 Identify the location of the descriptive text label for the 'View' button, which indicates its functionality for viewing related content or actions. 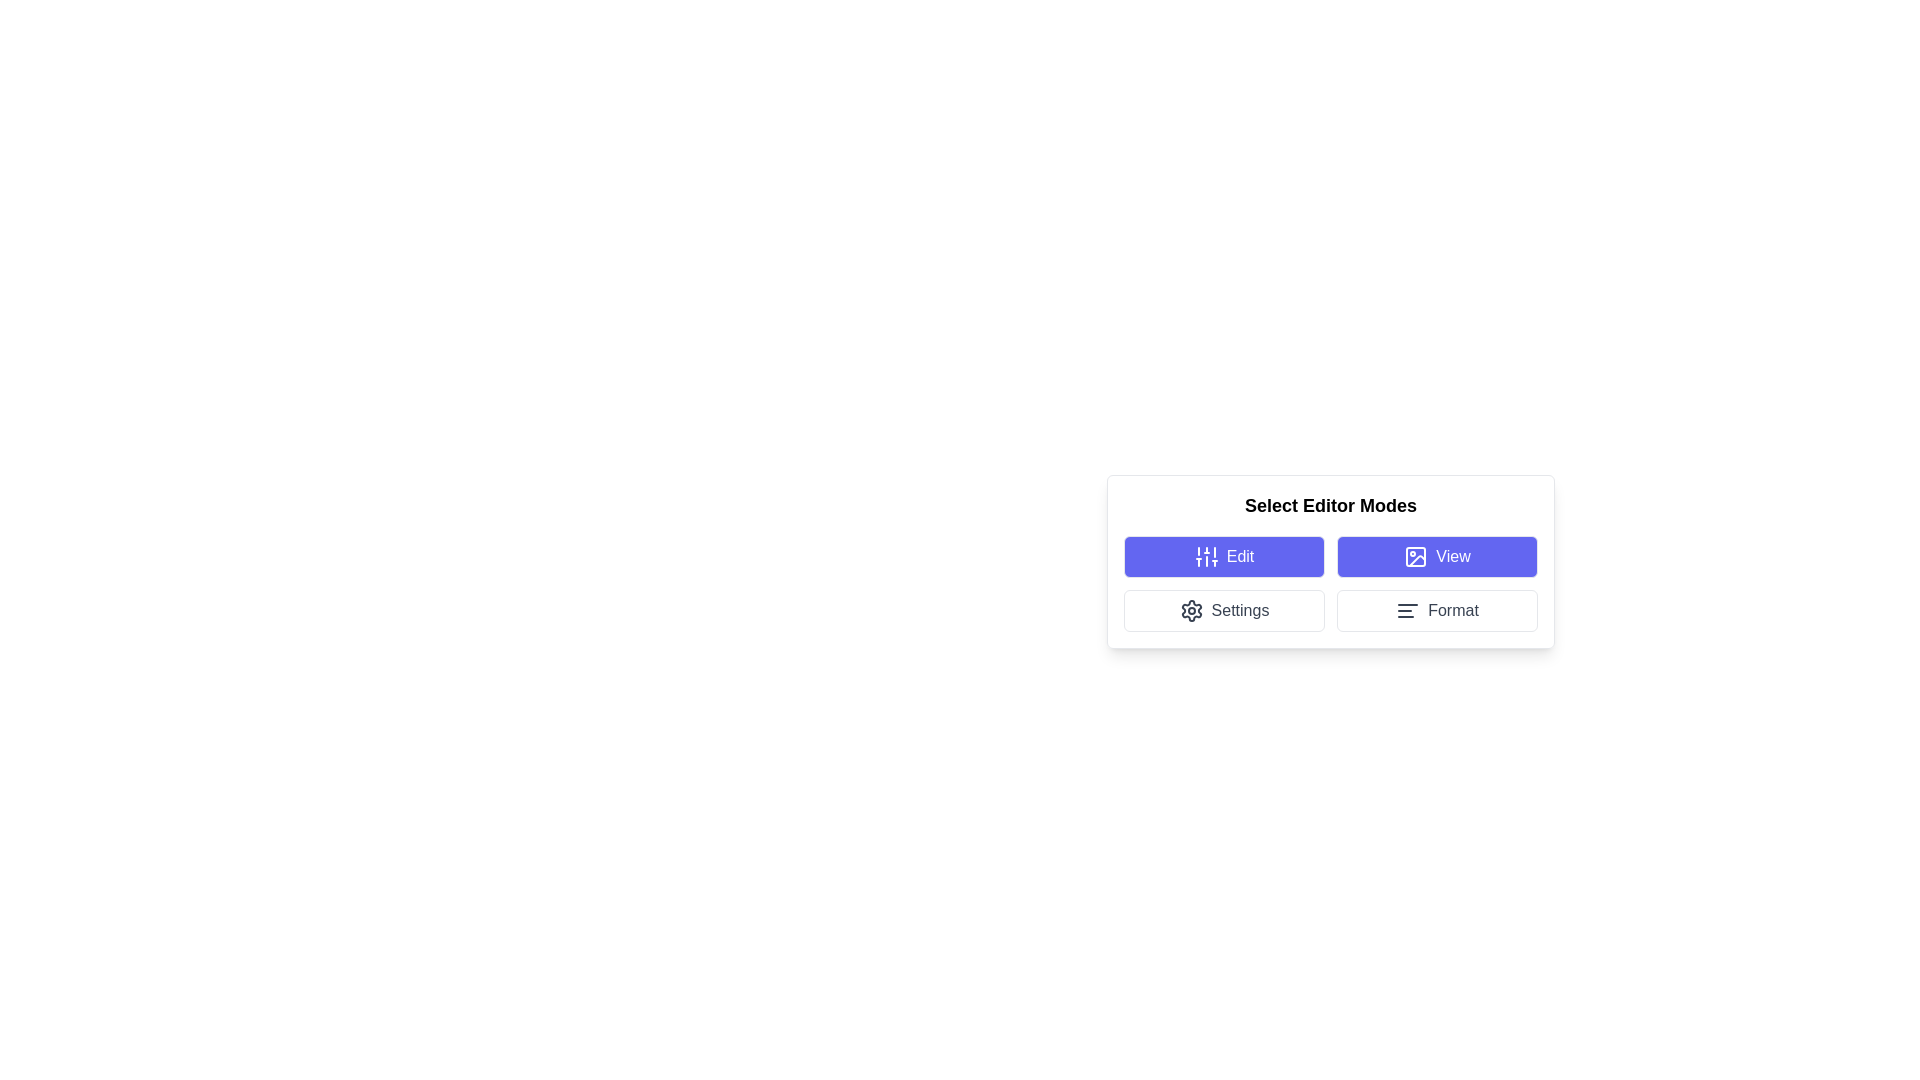
(1453, 556).